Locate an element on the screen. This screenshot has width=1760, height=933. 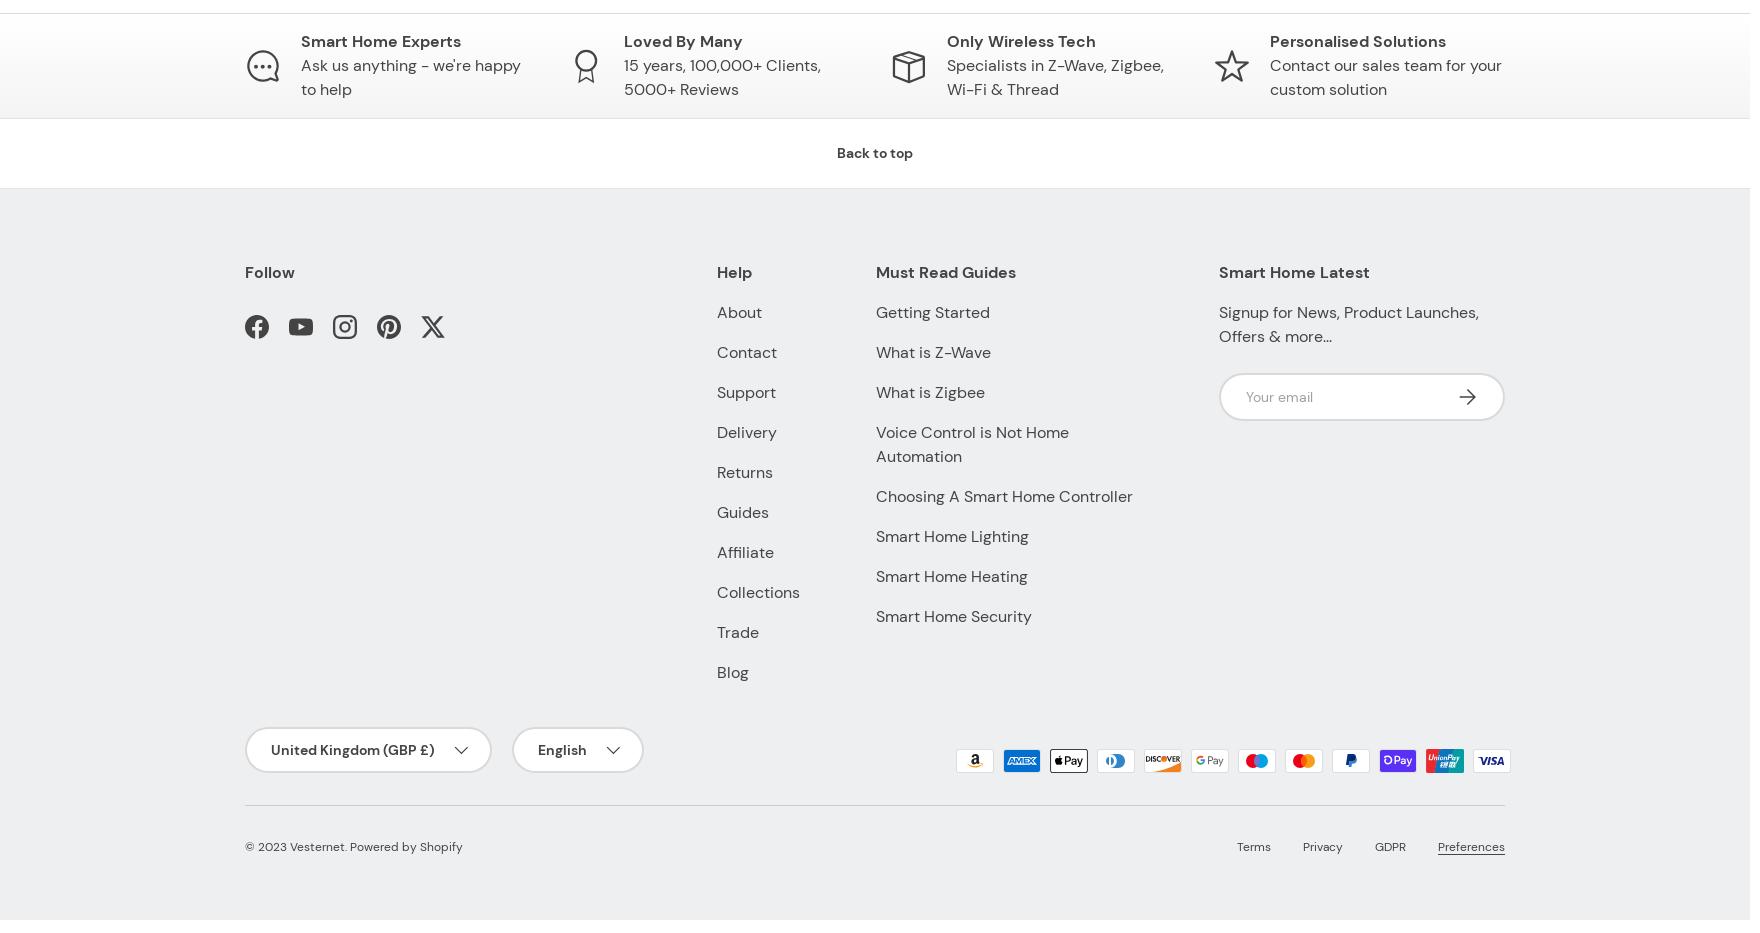
'Vesternet' is located at coordinates (316, 845).